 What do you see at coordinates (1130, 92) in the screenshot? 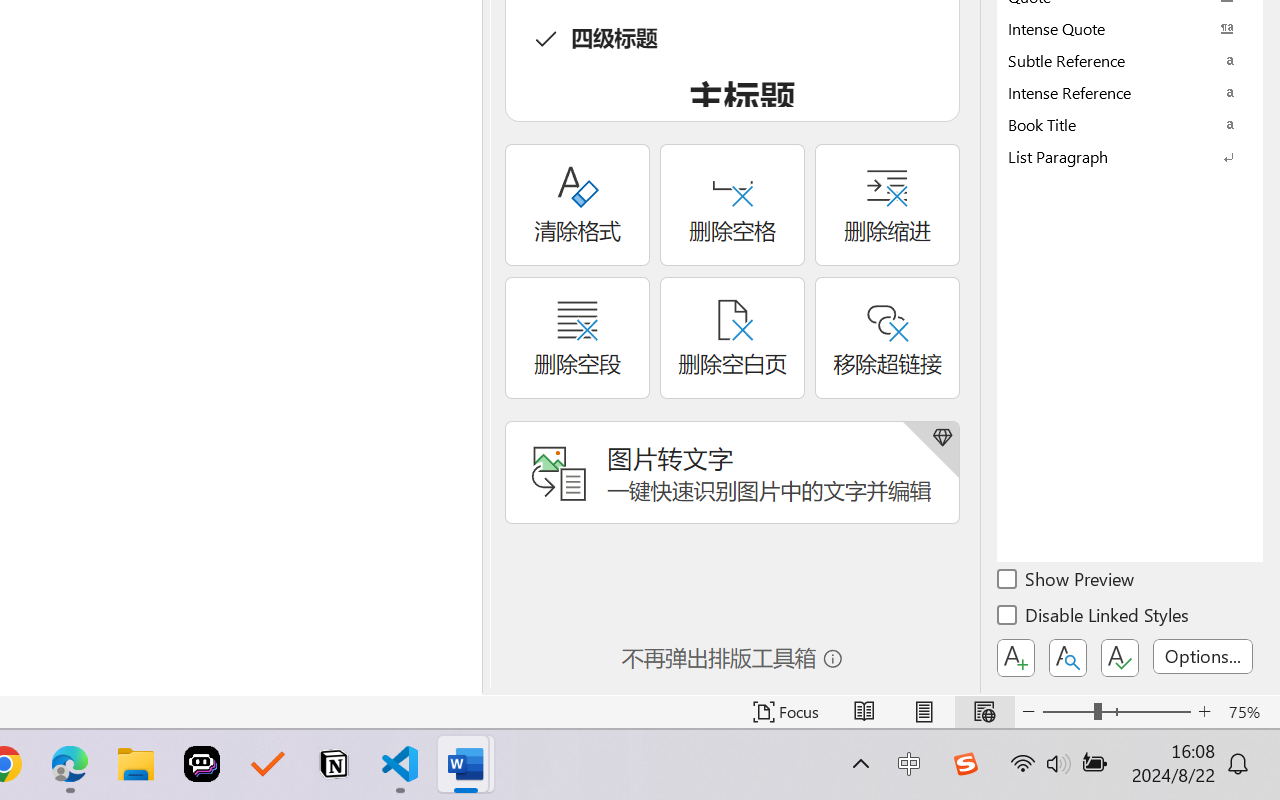
I see `'Intense Reference'` at bounding box center [1130, 92].